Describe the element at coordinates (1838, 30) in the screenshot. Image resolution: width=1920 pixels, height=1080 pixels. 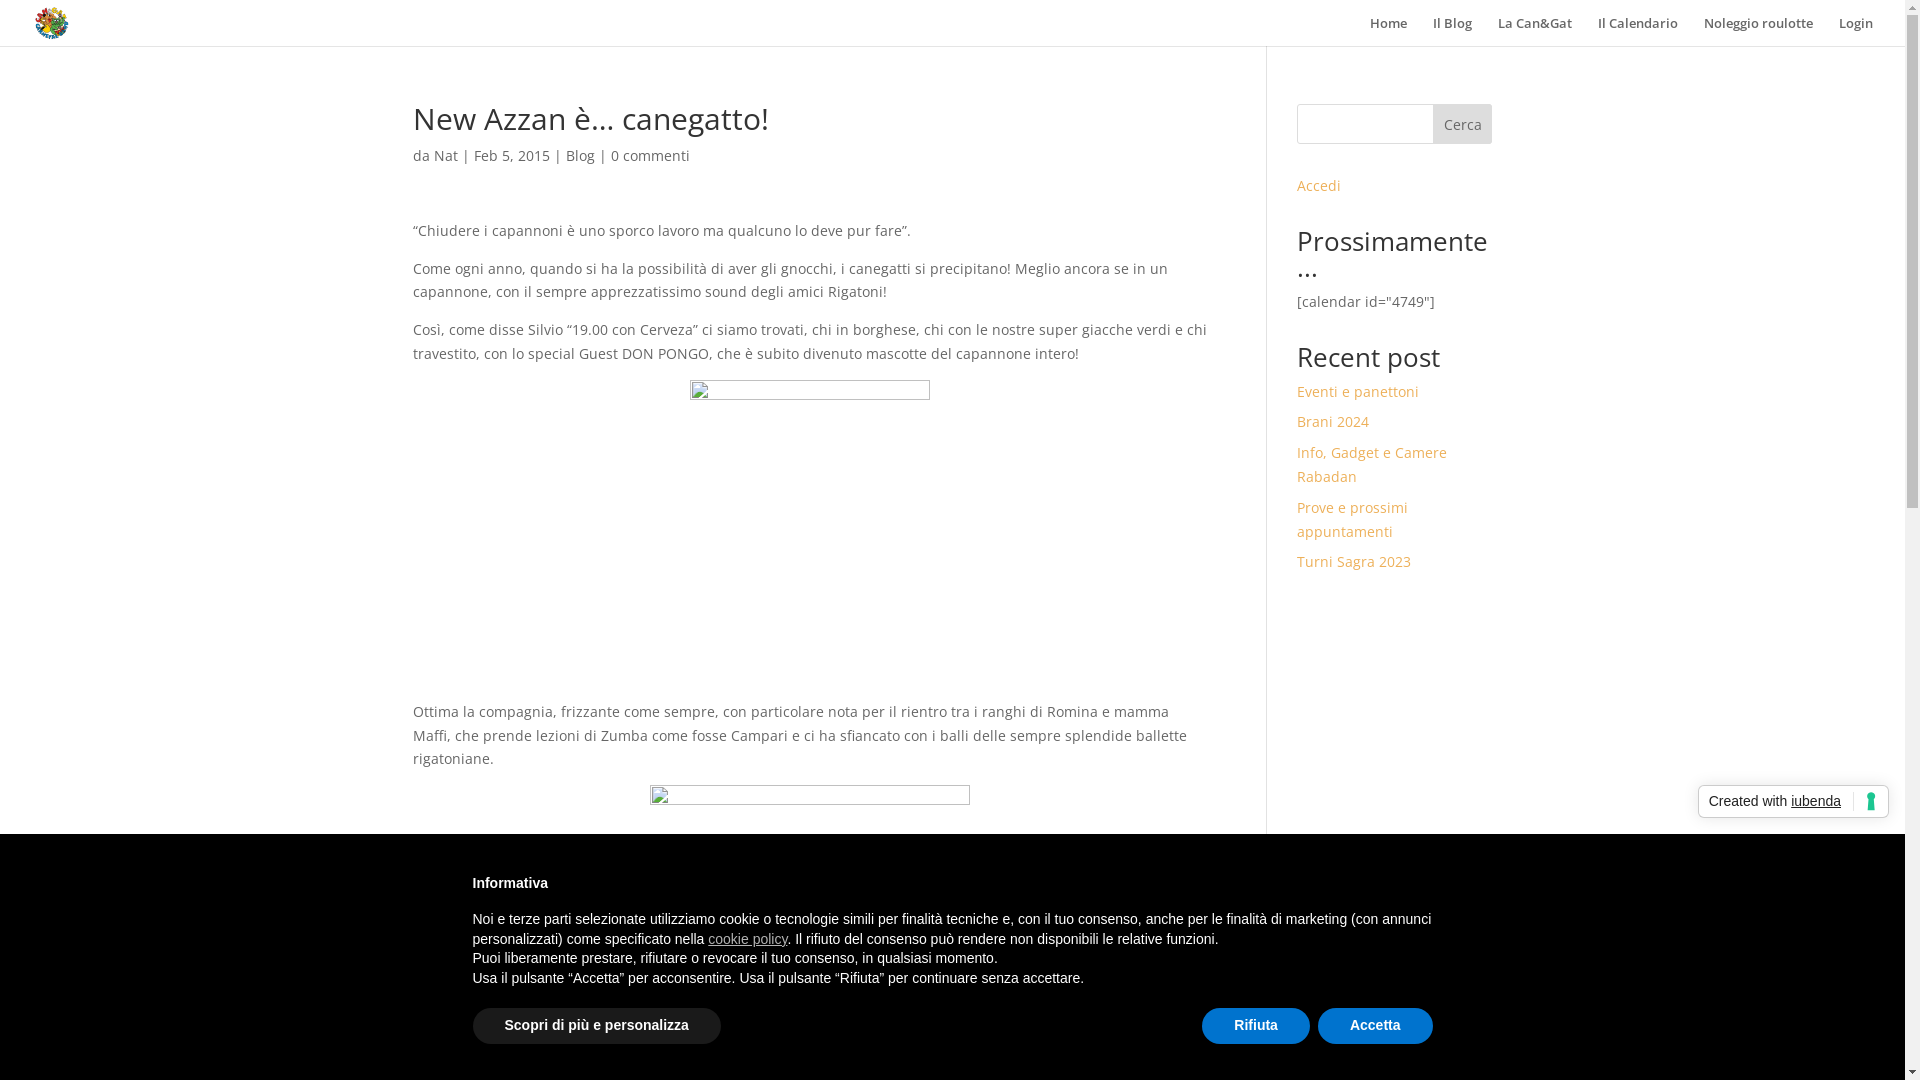
I see `'Login'` at that location.